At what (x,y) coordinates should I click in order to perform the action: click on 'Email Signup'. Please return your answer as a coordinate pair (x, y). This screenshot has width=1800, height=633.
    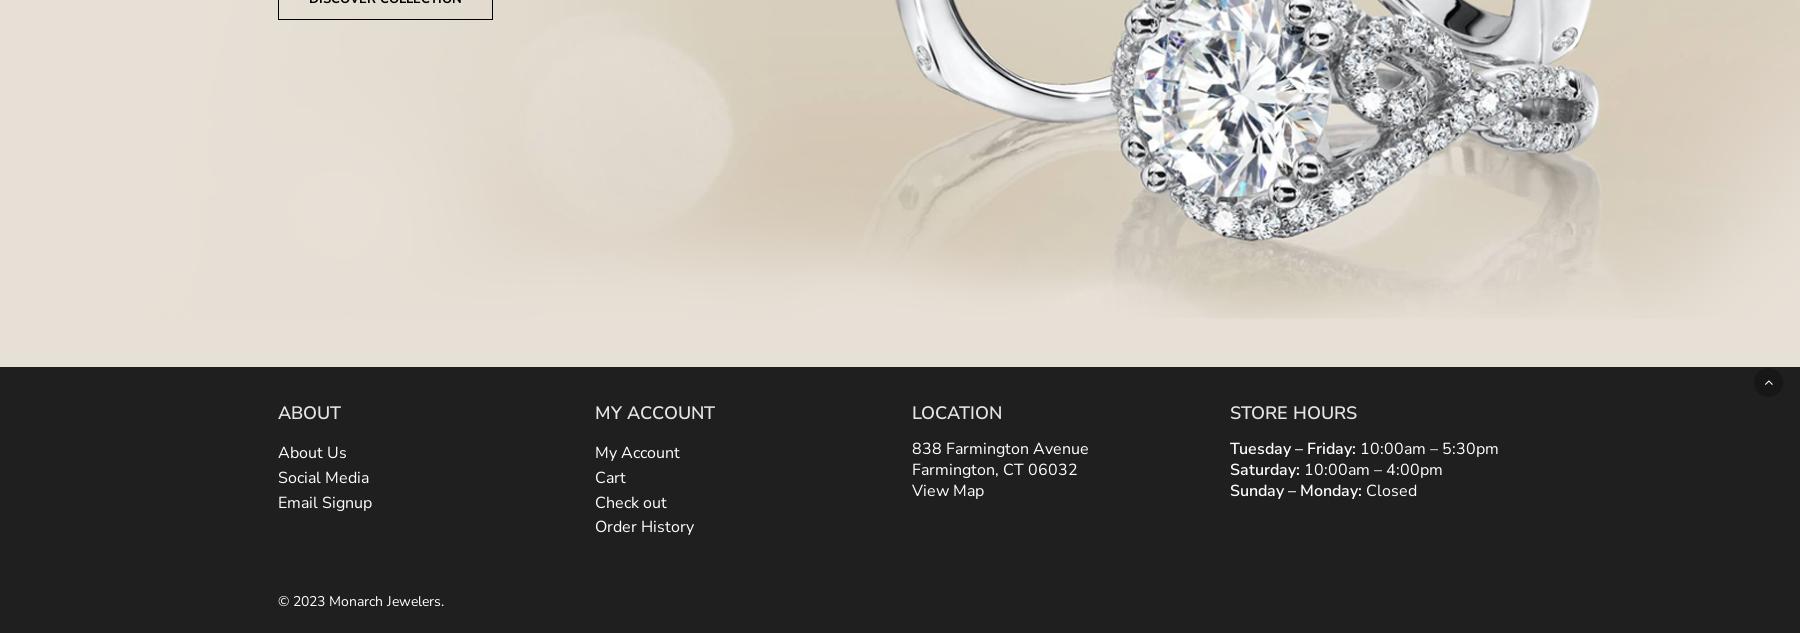
    Looking at the image, I should click on (323, 500).